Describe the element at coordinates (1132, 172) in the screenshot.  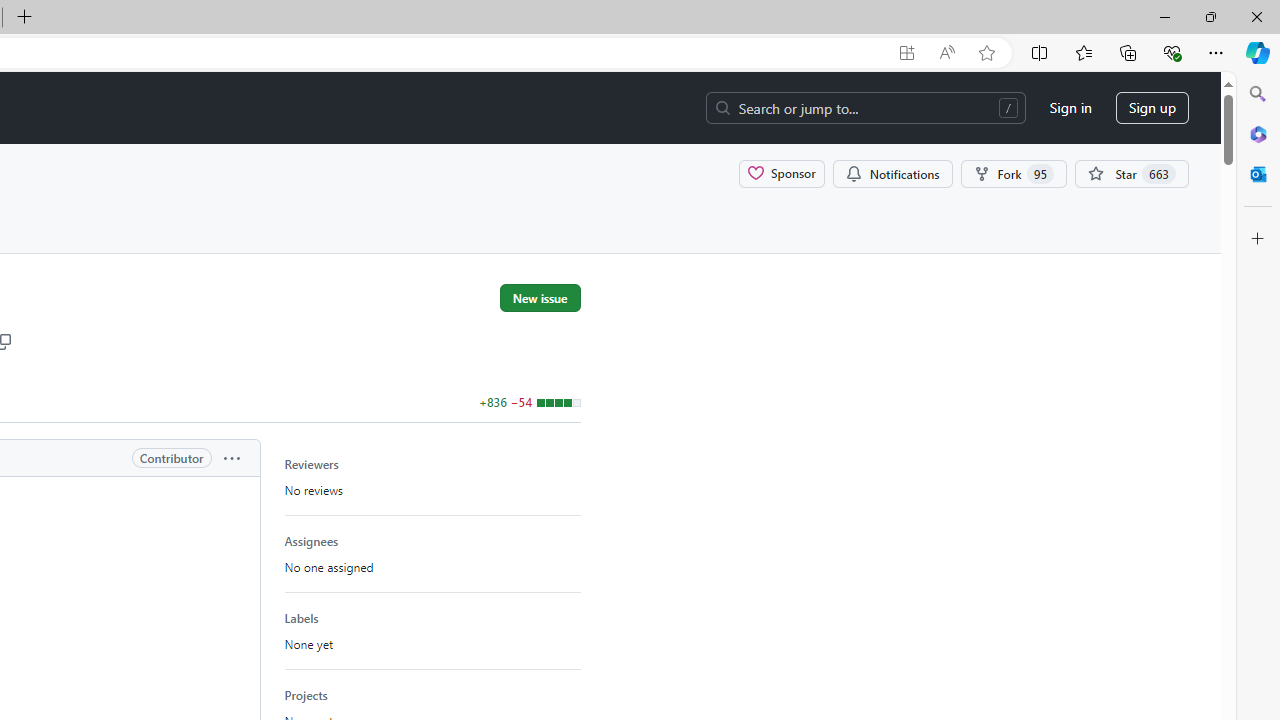
I see `'You must be signed in to star a repository'` at that location.